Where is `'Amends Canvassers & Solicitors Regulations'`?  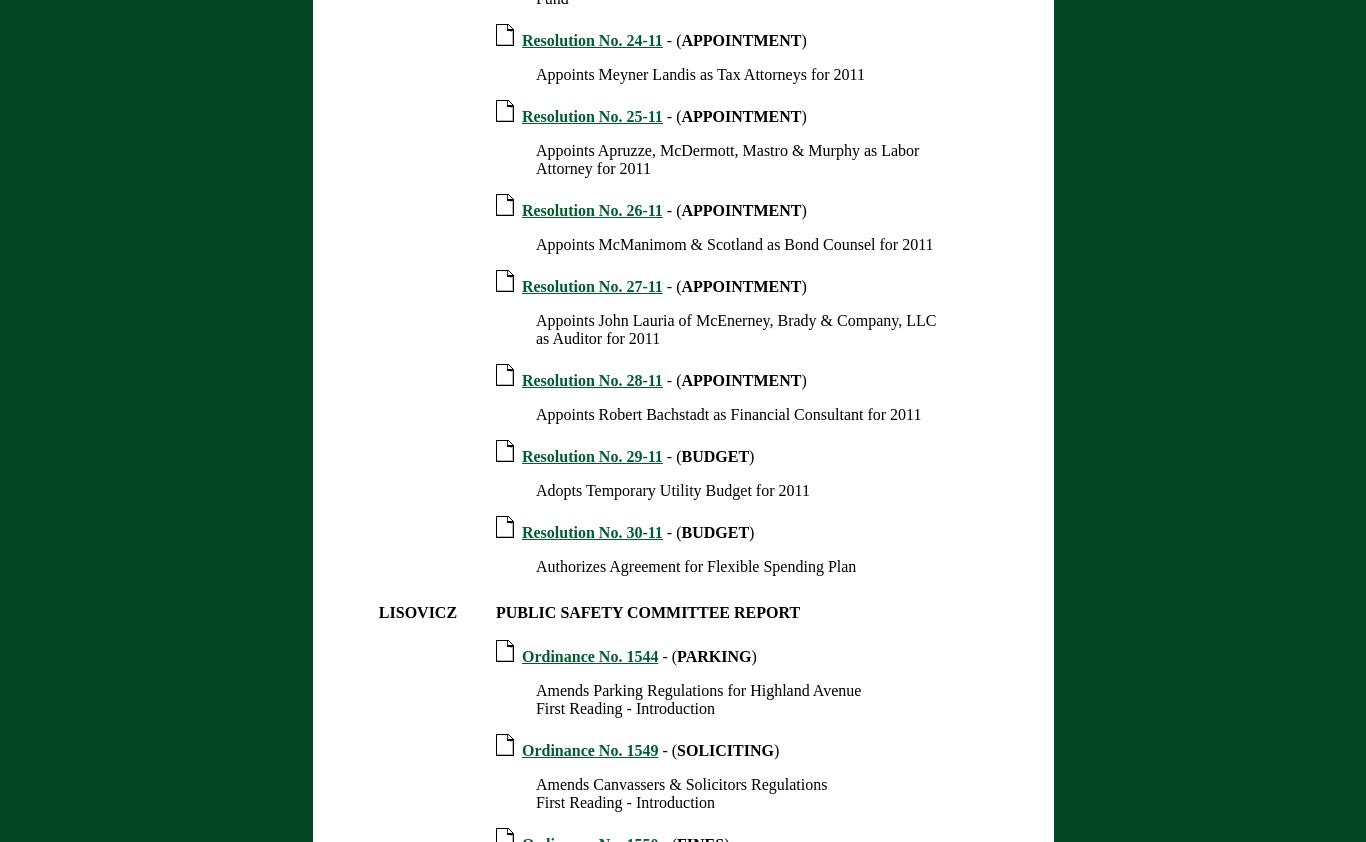 'Amends Canvassers & Solicitors Regulations' is located at coordinates (679, 784).